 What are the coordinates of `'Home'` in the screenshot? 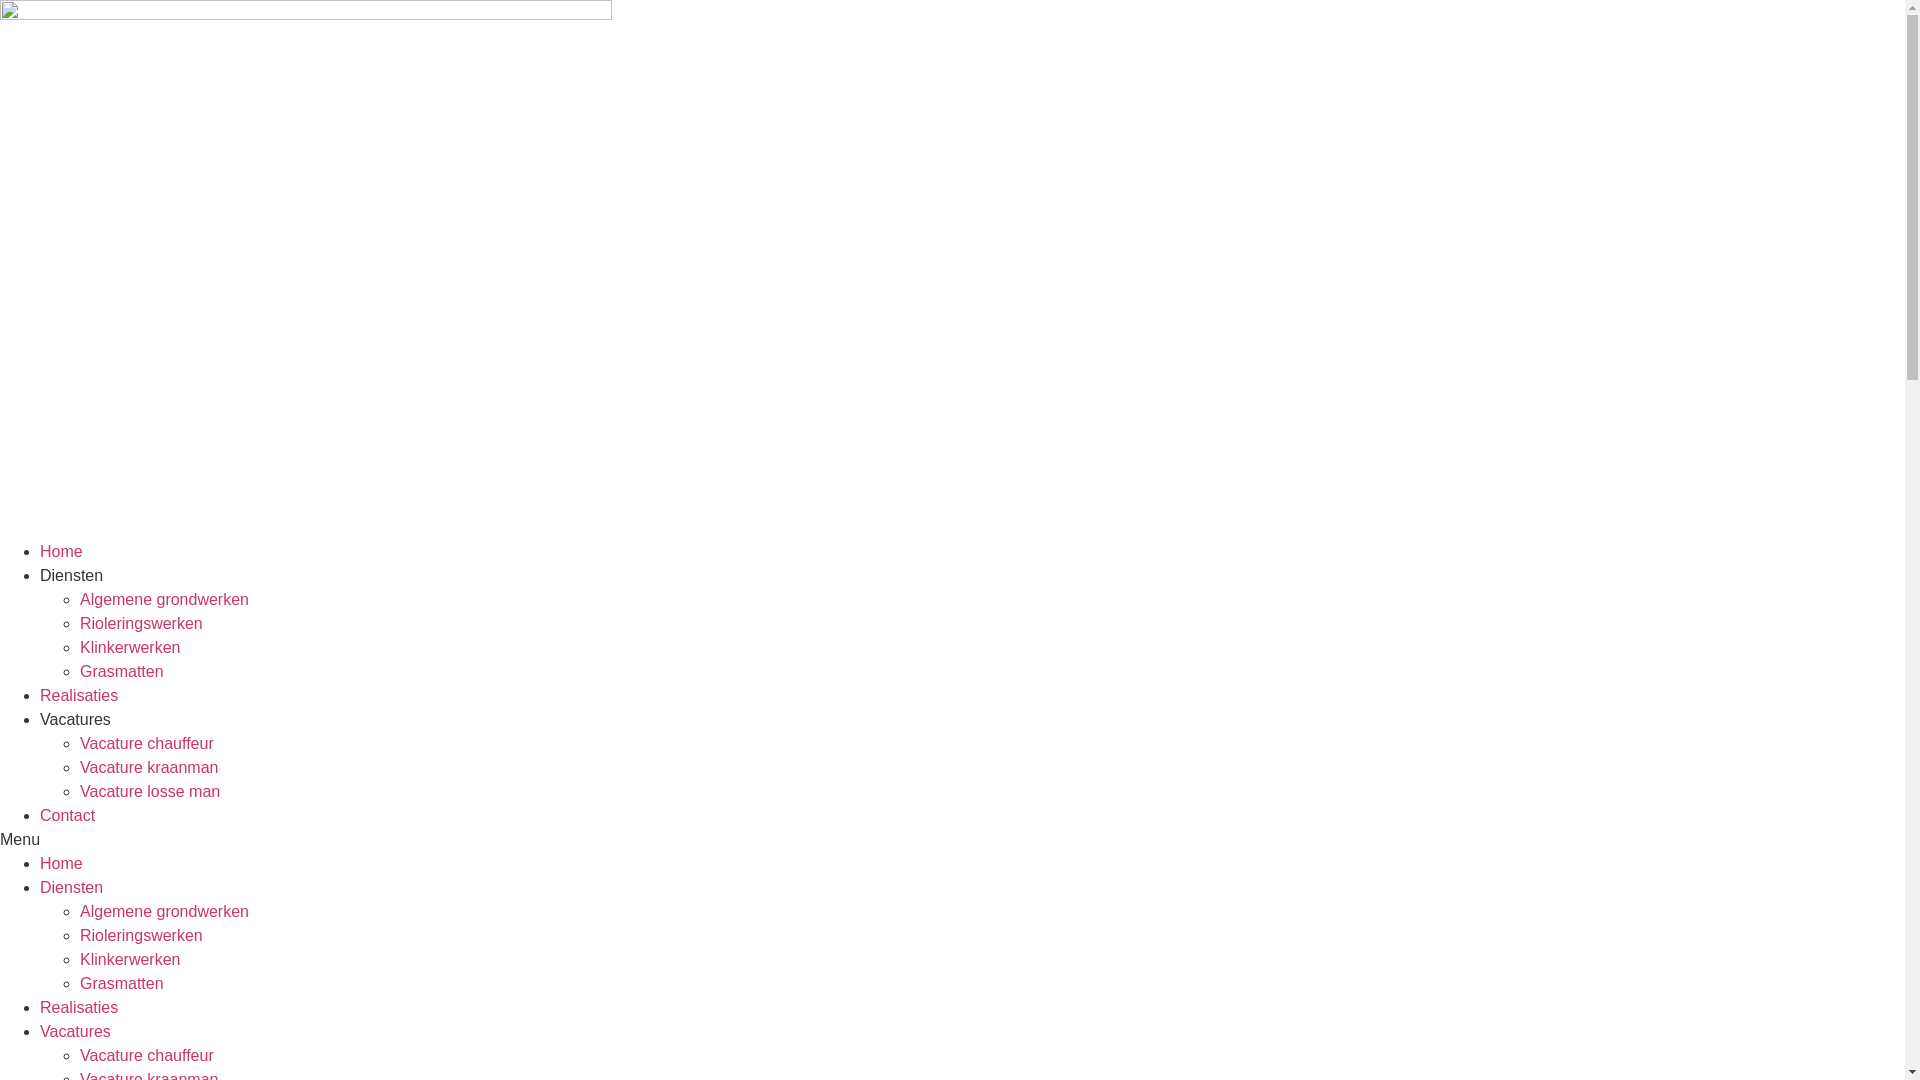 It's located at (61, 551).